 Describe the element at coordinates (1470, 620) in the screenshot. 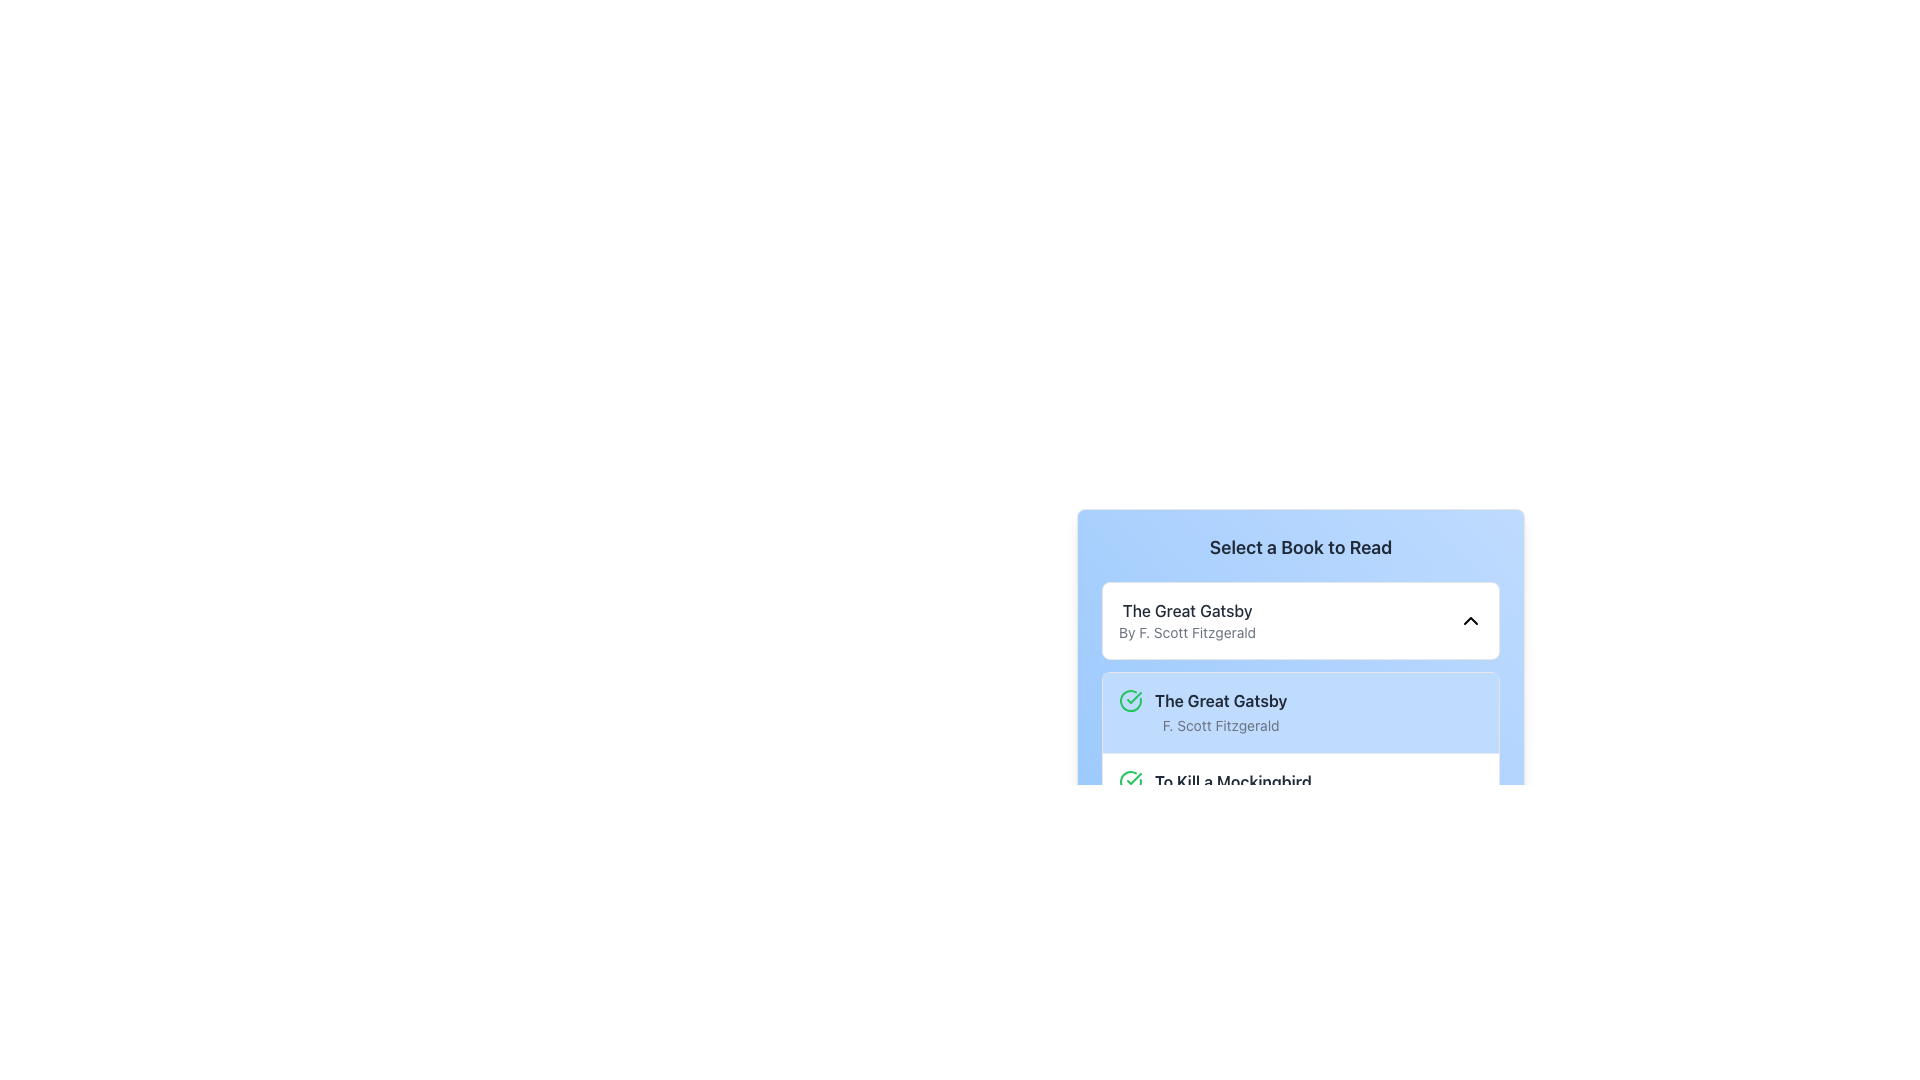

I see `the chevron icon indicating expandability or collapsibility of 'The Great Gatsby By F. Scott Fitzgerald'` at that location.